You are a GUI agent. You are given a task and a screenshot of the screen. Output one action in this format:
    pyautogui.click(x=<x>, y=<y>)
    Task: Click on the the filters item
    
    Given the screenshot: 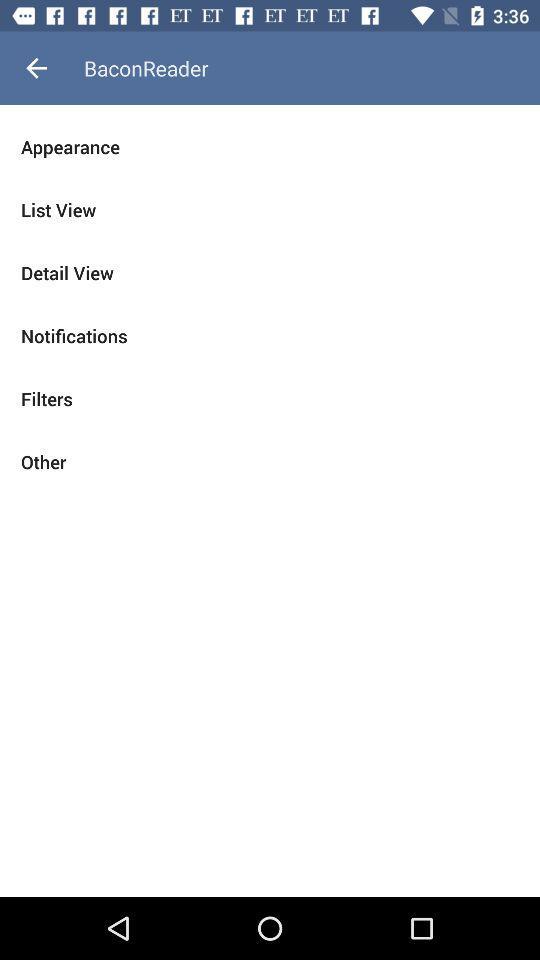 What is the action you would take?
    pyautogui.click(x=270, y=397)
    